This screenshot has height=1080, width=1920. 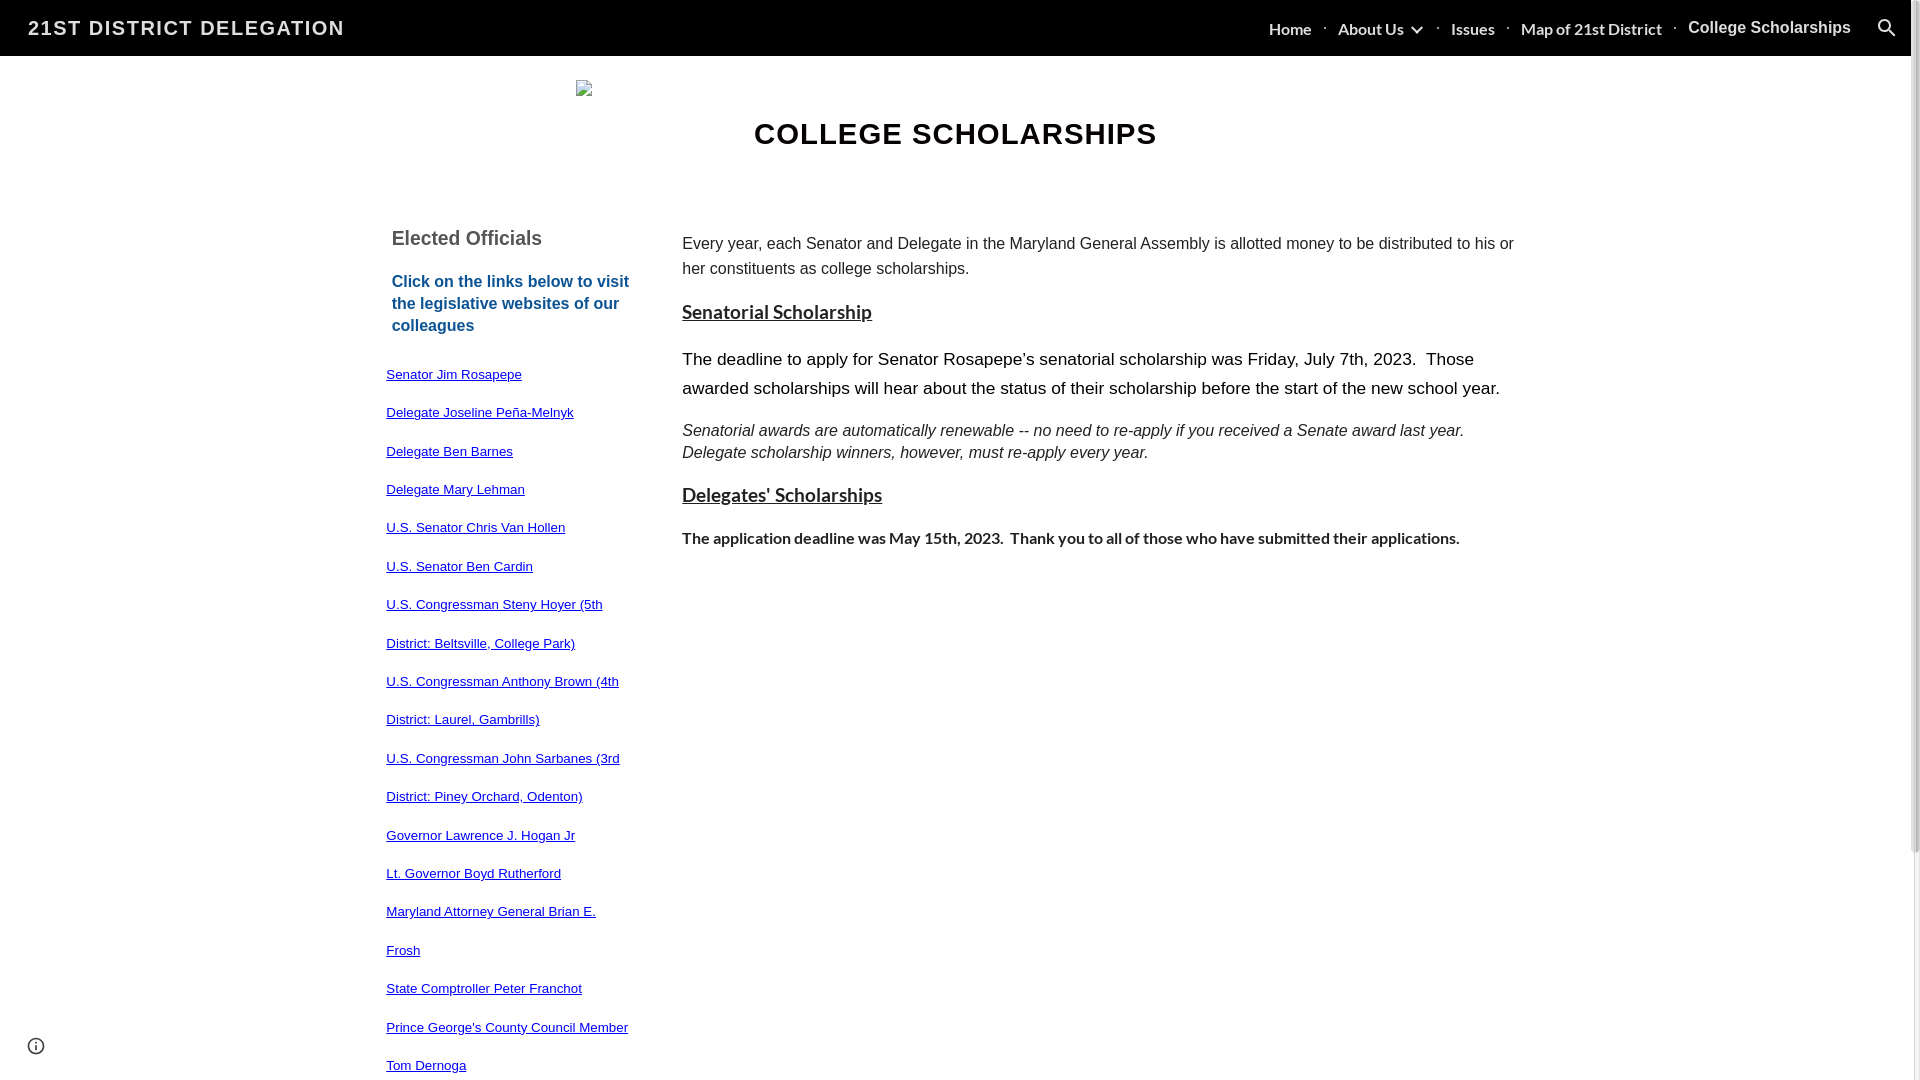 What do you see at coordinates (385, 525) in the screenshot?
I see `'U.S. Senator Chris Van Hollen'` at bounding box center [385, 525].